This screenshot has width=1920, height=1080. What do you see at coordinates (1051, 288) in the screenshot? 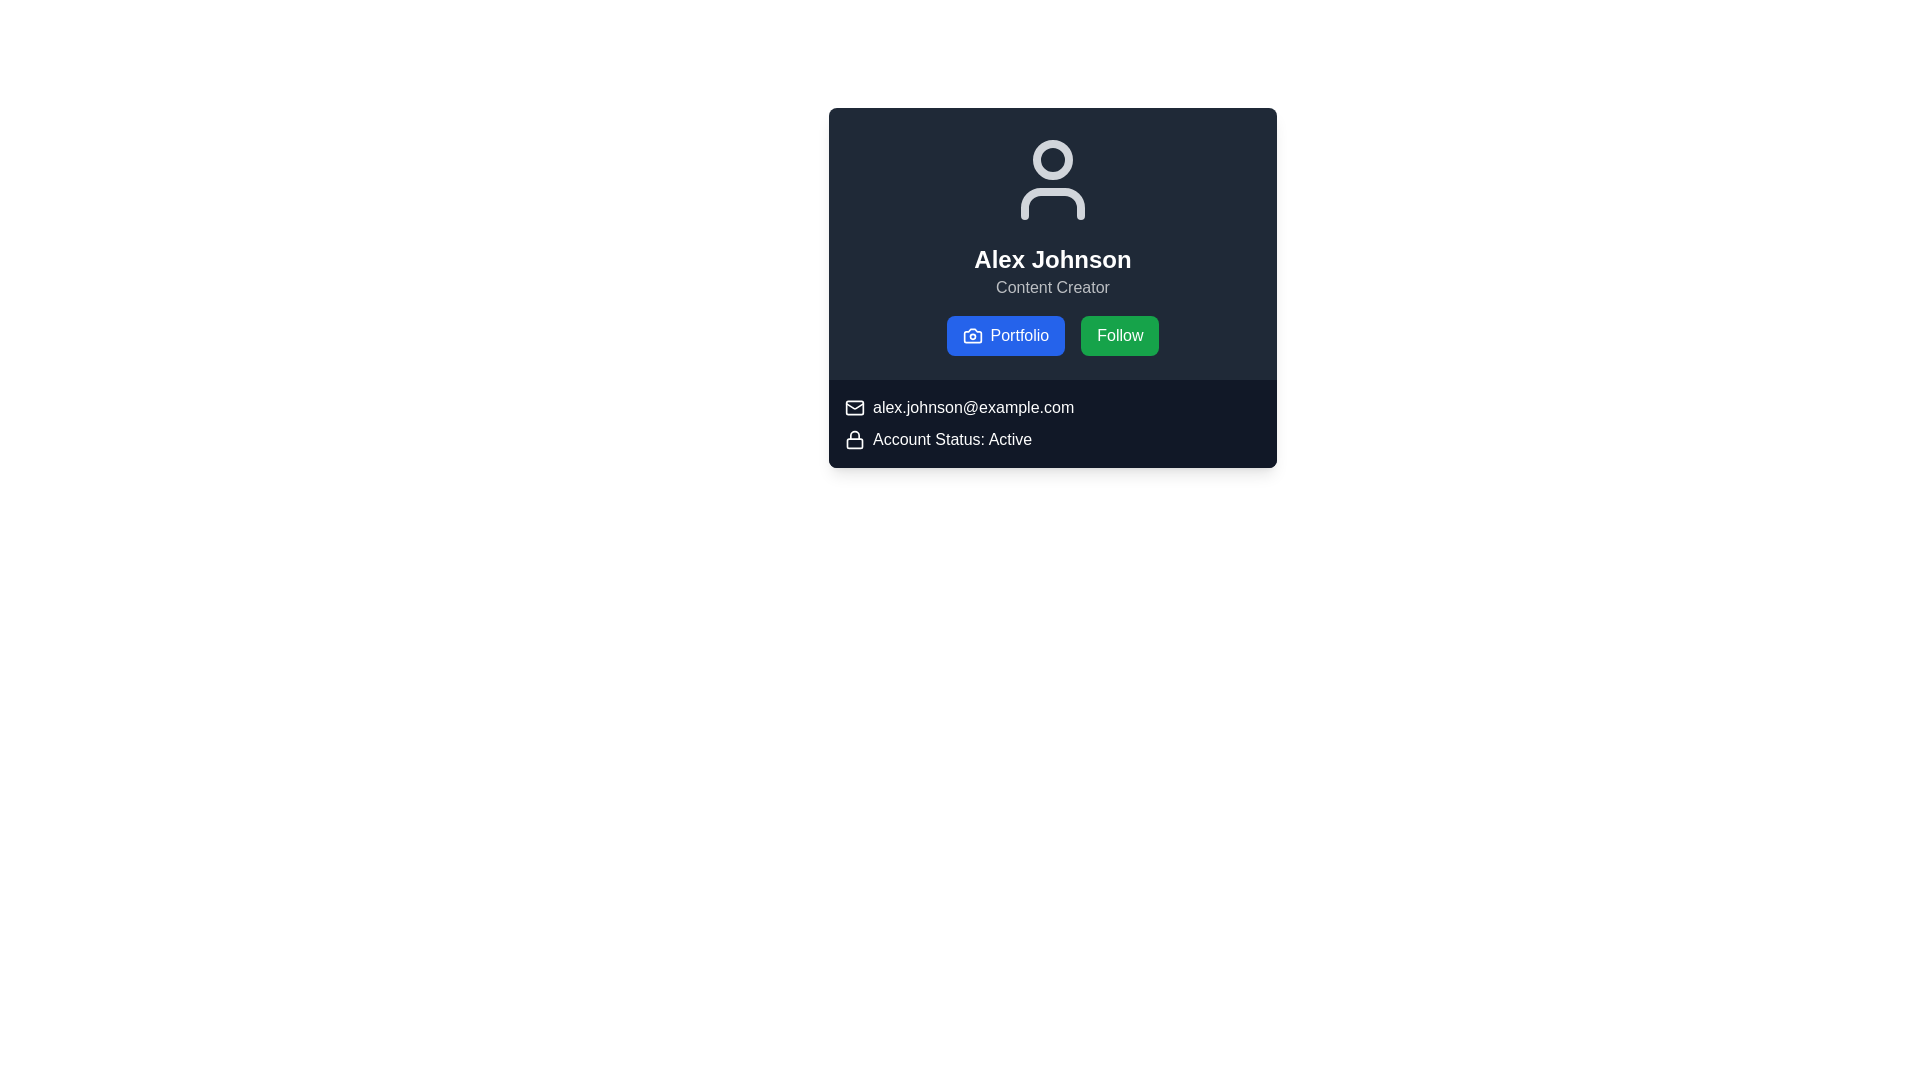
I see `the Text Label displaying 'Content Creator', which is located below 'Alex Johnson' and above the buttons 'Portfolio' and 'Follow'` at bounding box center [1051, 288].